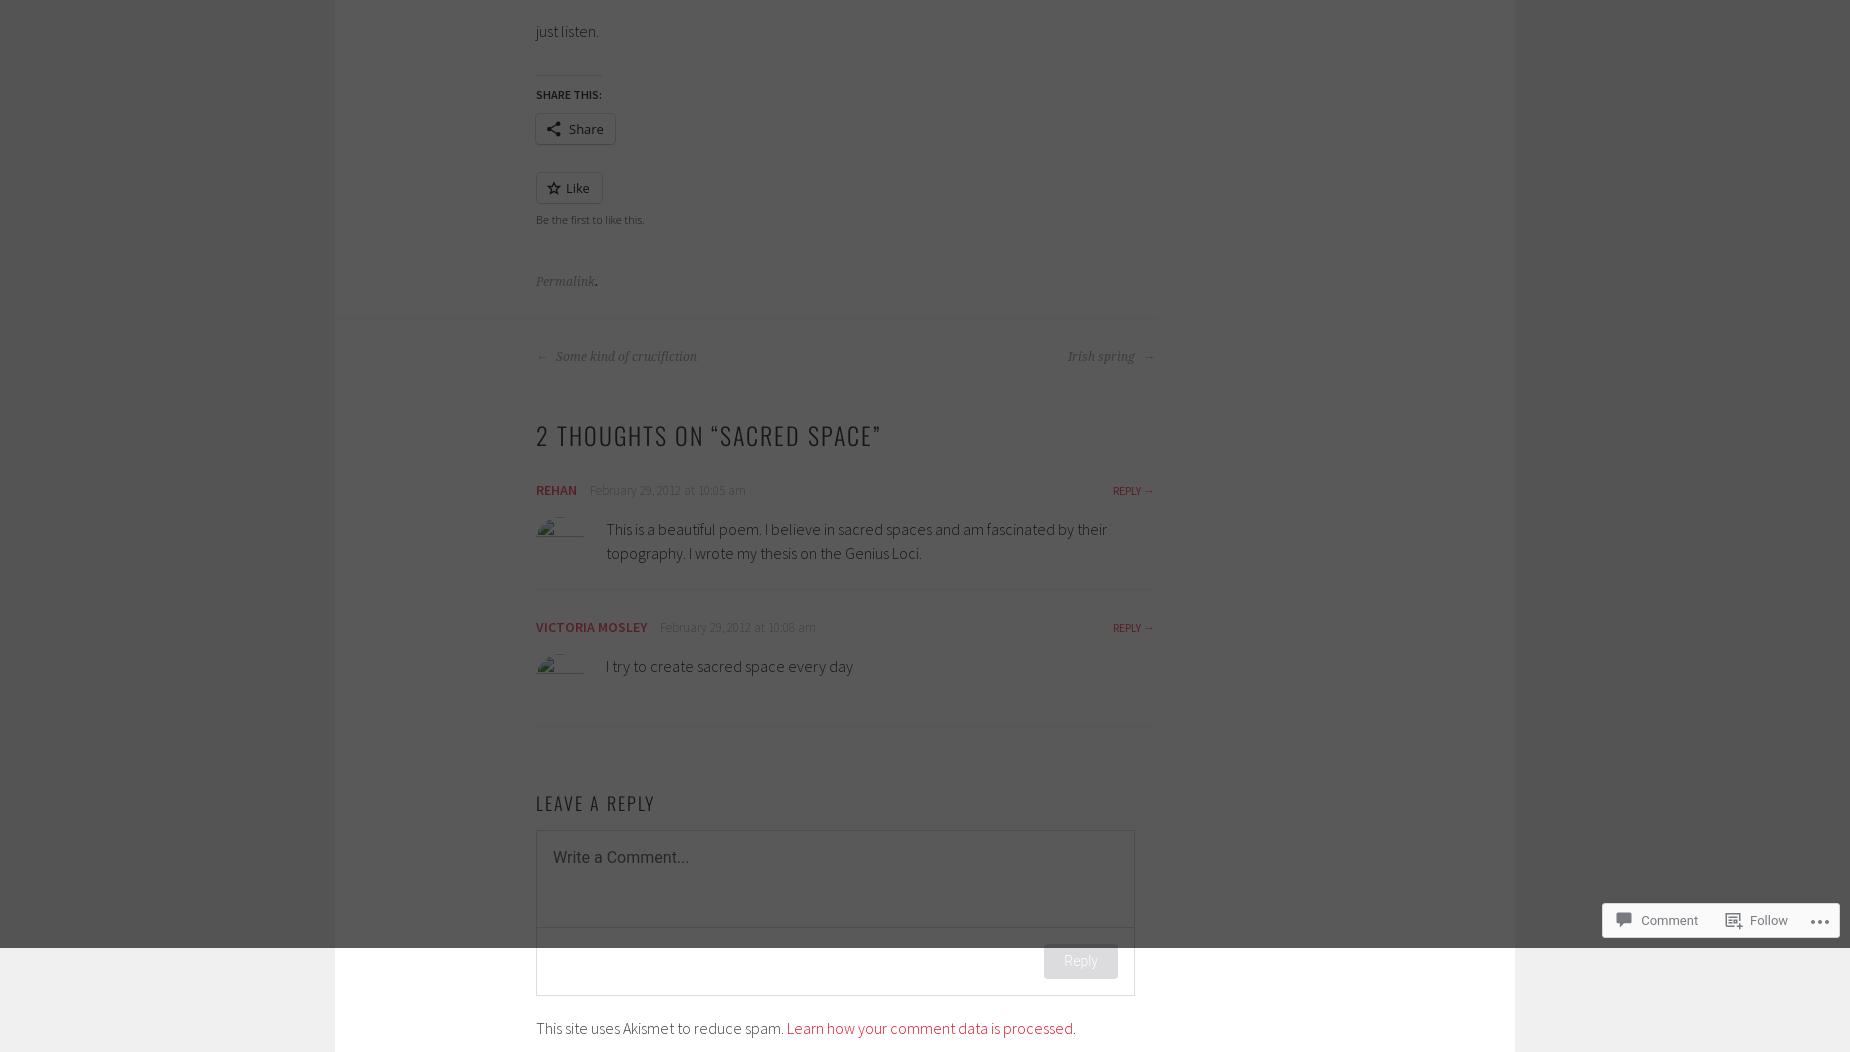  Describe the element at coordinates (661, 1027) in the screenshot. I see `'This site uses Akismet to reduce spam.'` at that location.